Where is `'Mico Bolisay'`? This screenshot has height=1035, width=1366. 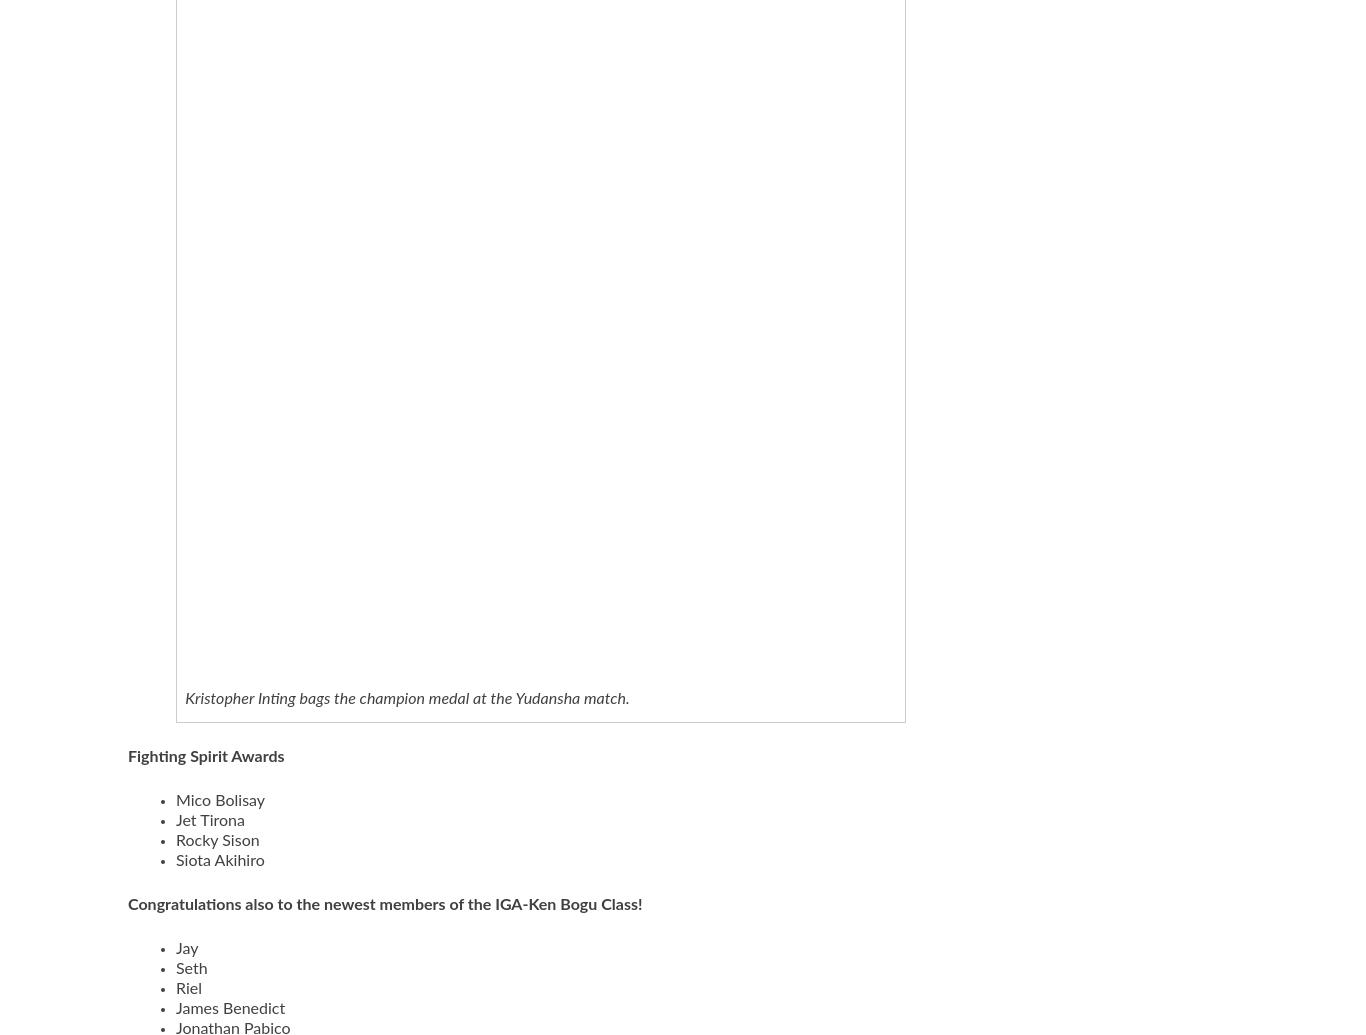 'Mico Bolisay' is located at coordinates (174, 799).